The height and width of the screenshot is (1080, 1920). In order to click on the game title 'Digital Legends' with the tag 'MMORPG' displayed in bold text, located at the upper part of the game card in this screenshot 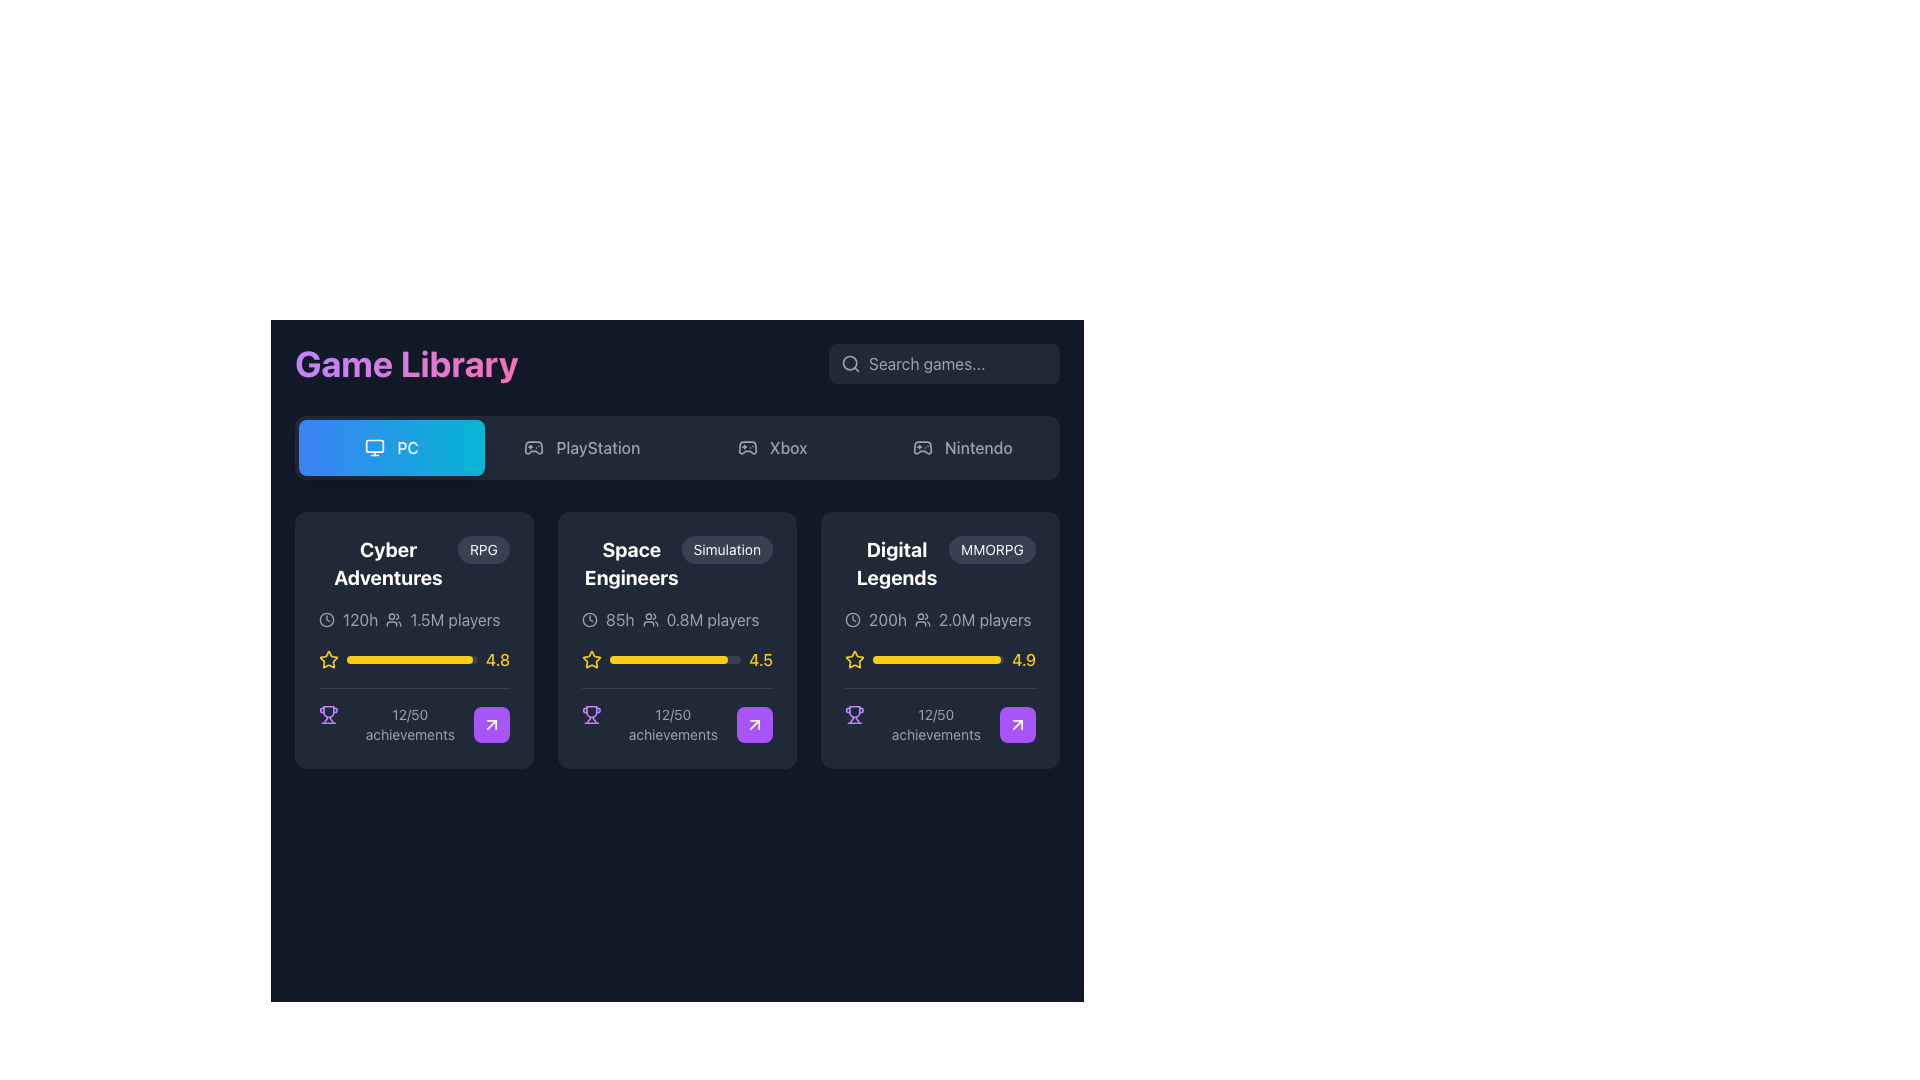, I will do `click(939, 563)`.